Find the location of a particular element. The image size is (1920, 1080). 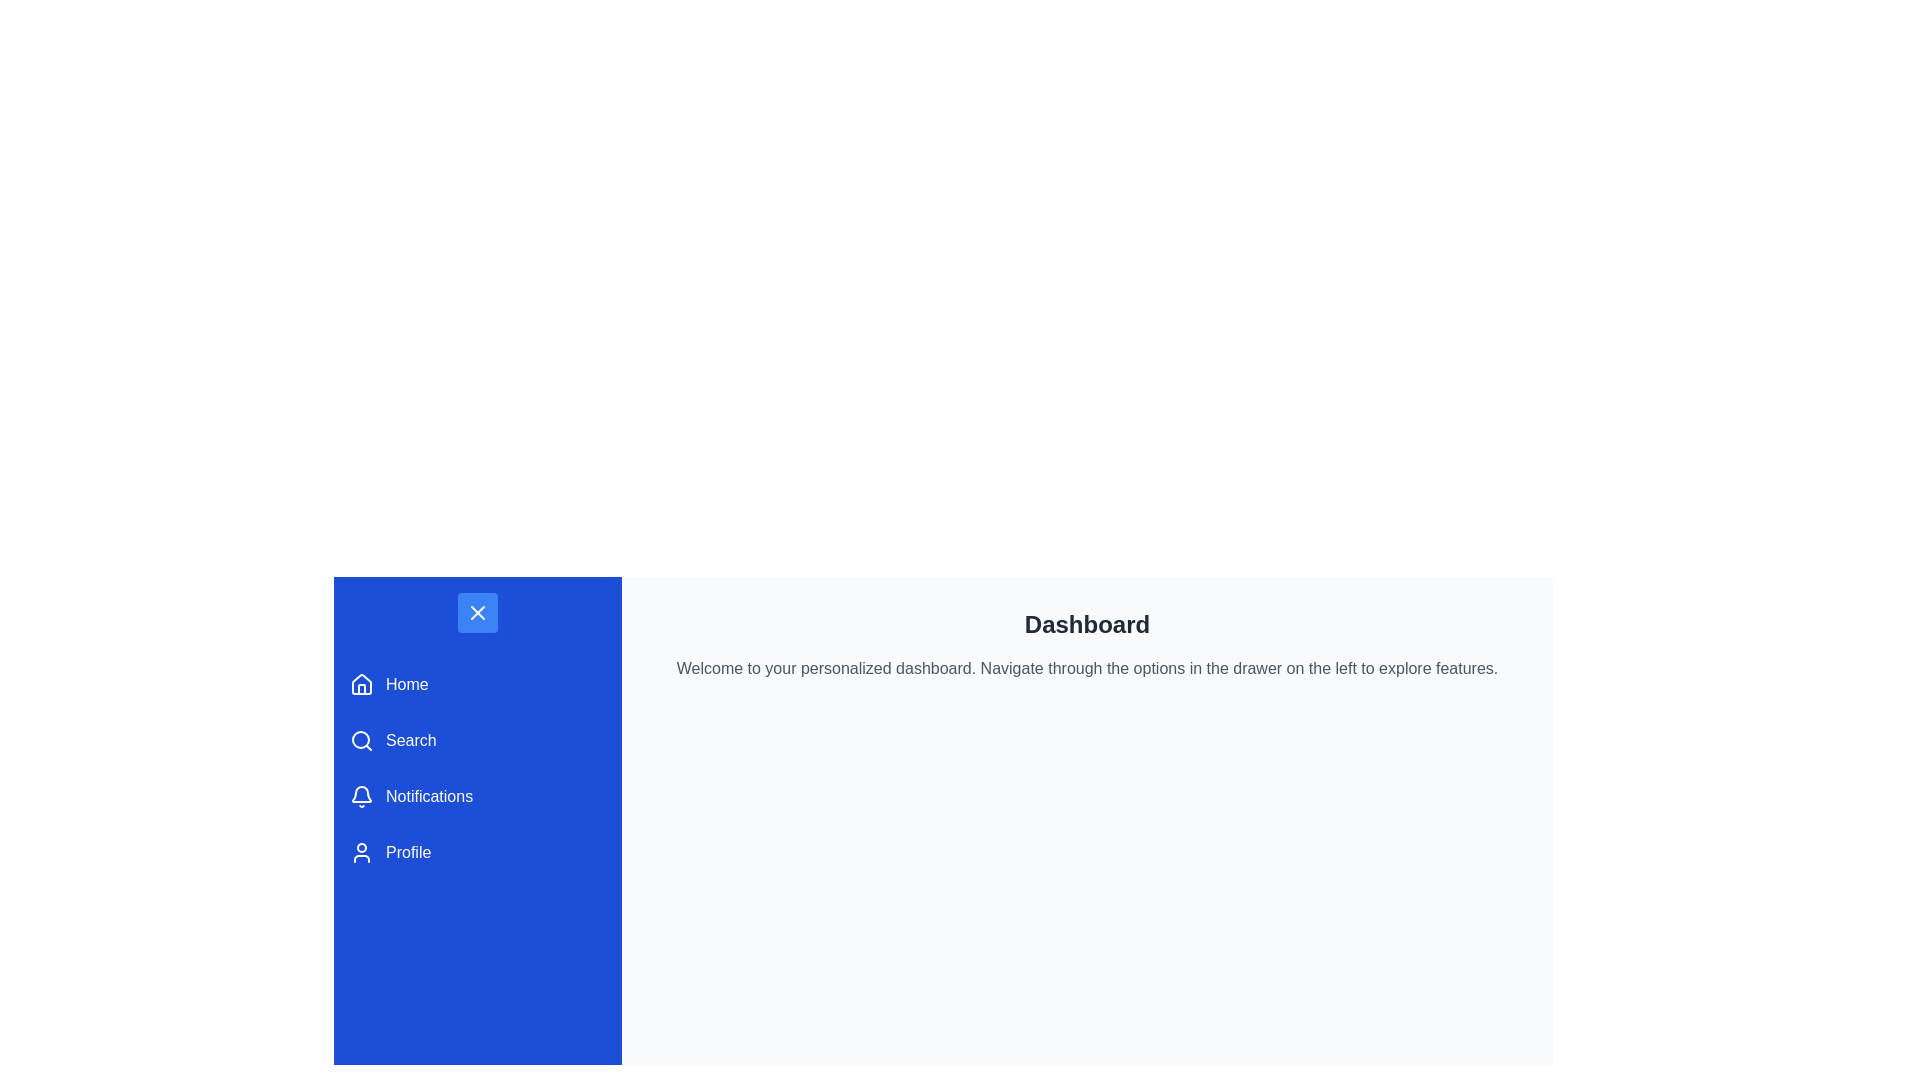

the 'Search' text label in the vertical navigation menu is located at coordinates (410, 740).